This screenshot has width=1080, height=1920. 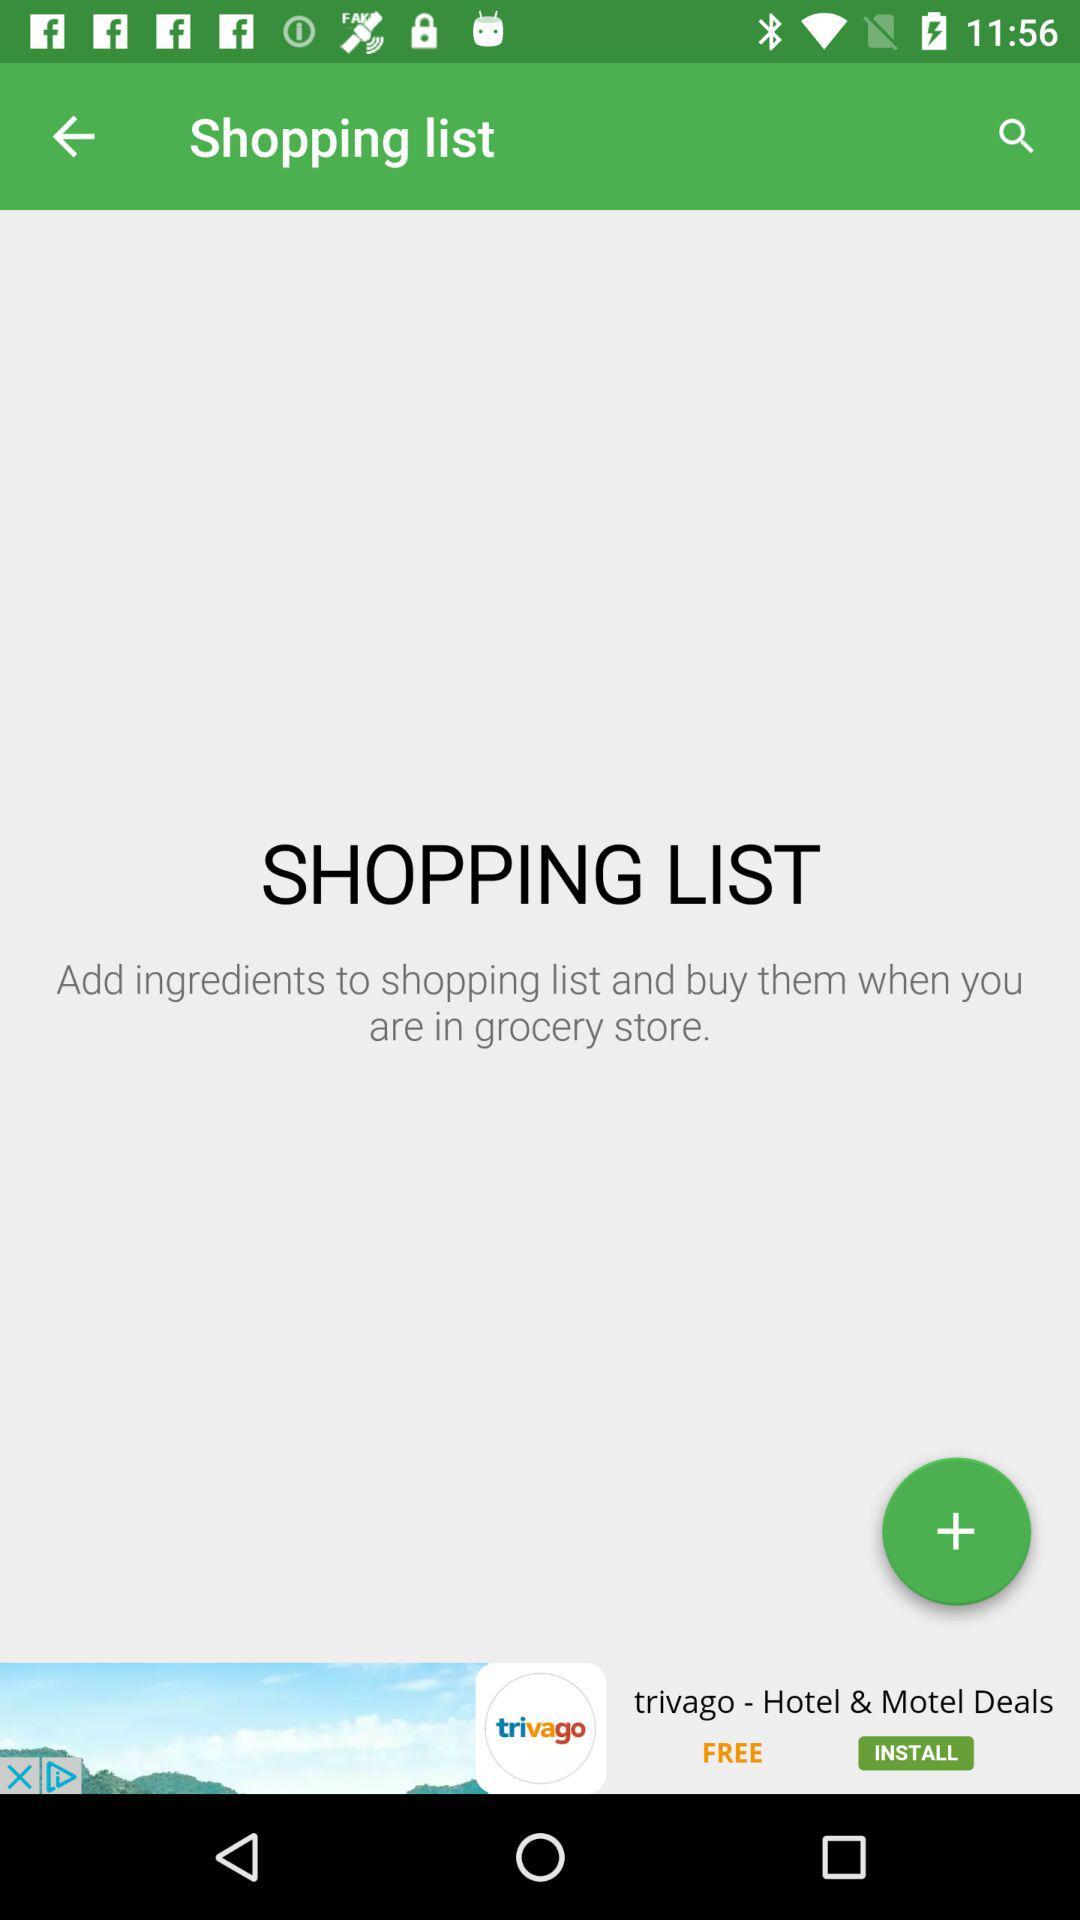 What do you see at coordinates (955, 1538) in the screenshot?
I see `the add icon` at bounding box center [955, 1538].